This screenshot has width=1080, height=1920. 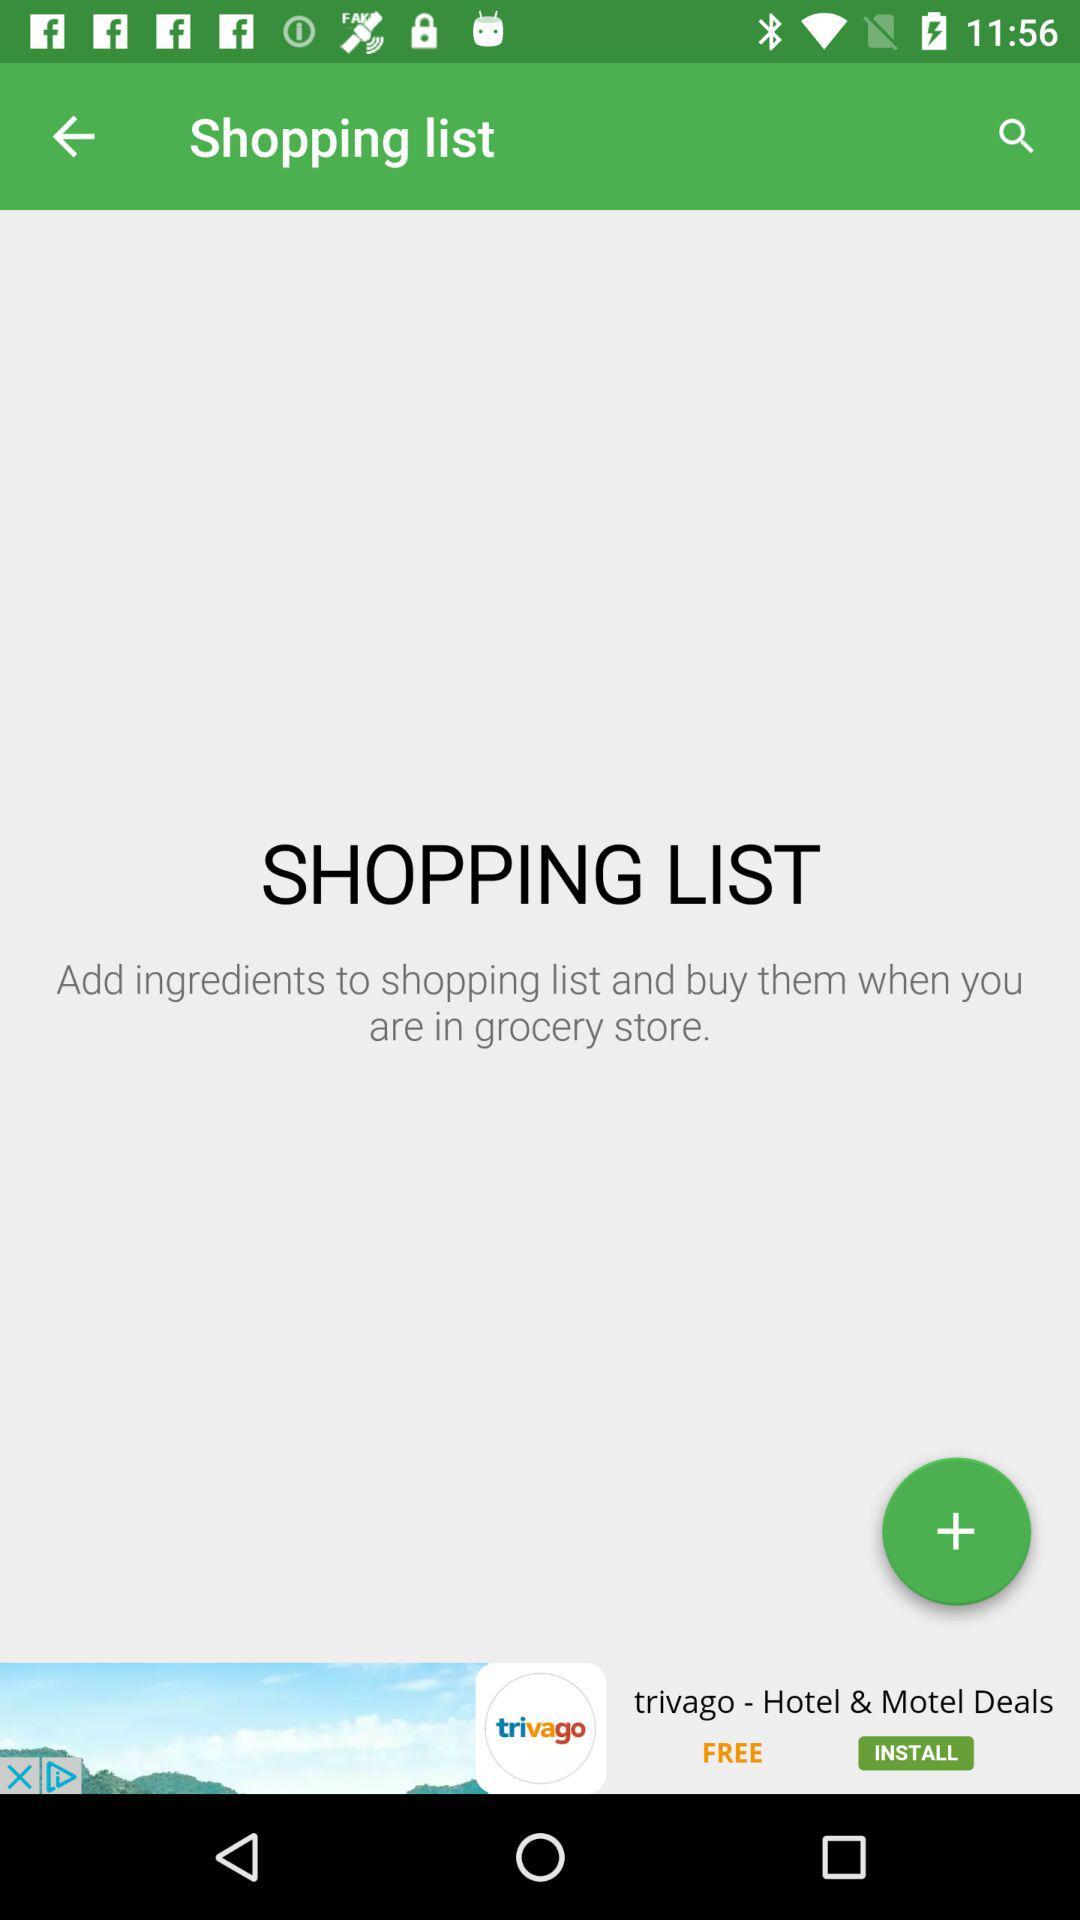 What do you see at coordinates (955, 1538) in the screenshot?
I see `the add icon` at bounding box center [955, 1538].